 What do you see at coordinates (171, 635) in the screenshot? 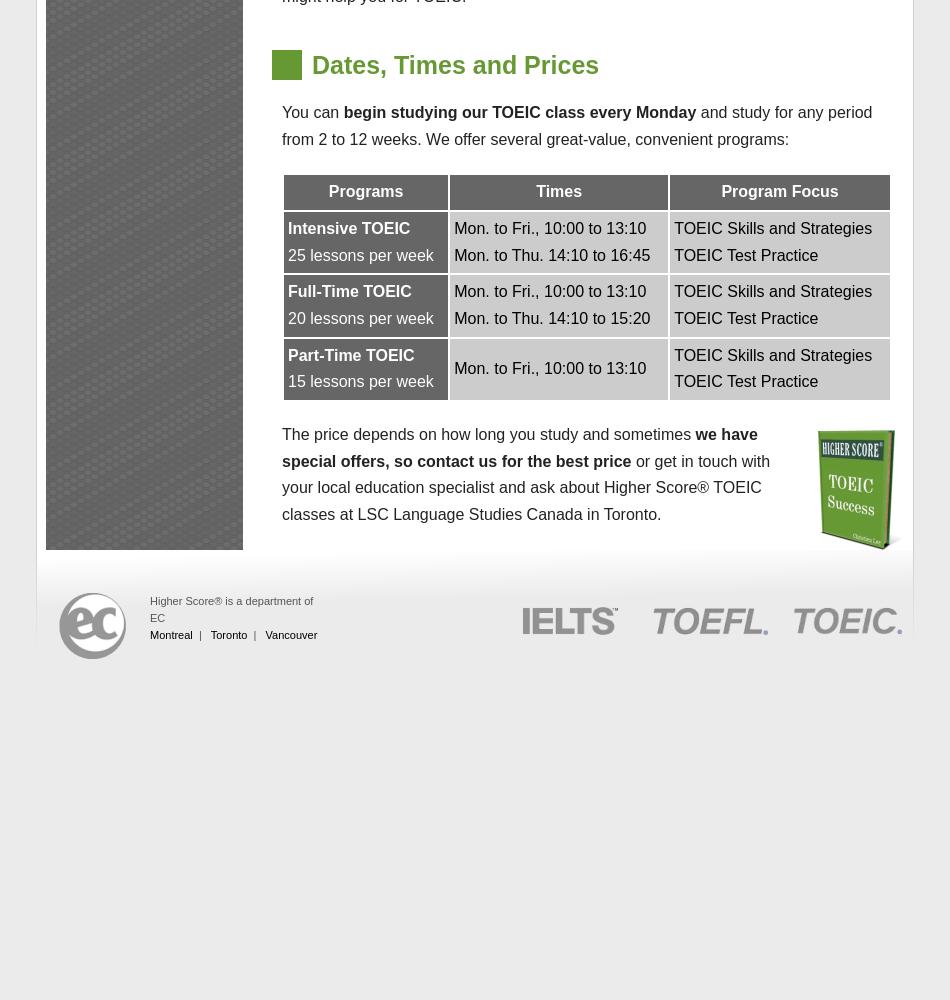
I see `'Montreal'` at bounding box center [171, 635].